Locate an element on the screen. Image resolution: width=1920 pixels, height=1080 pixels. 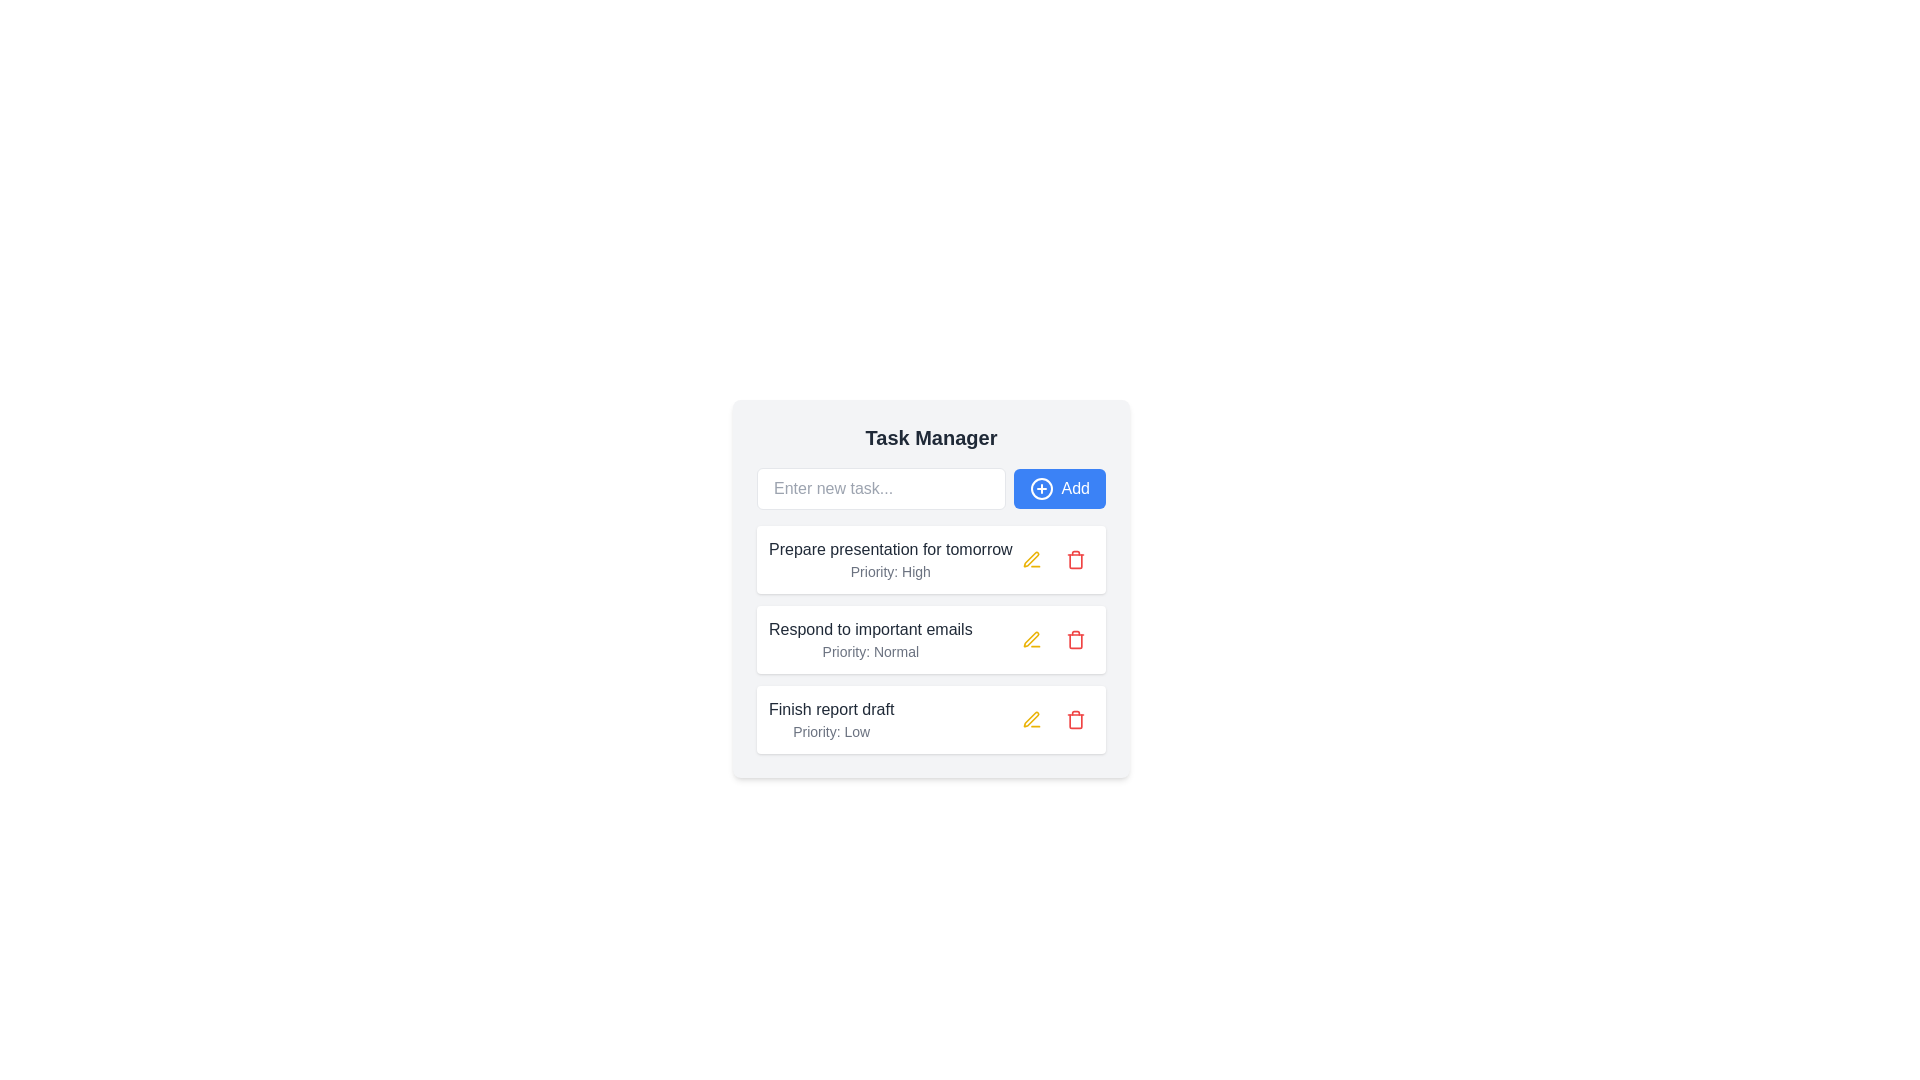
the text display element that shows 'Respond to important emails' in a bold font and 'Priority: Normal' below it is located at coordinates (870, 640).